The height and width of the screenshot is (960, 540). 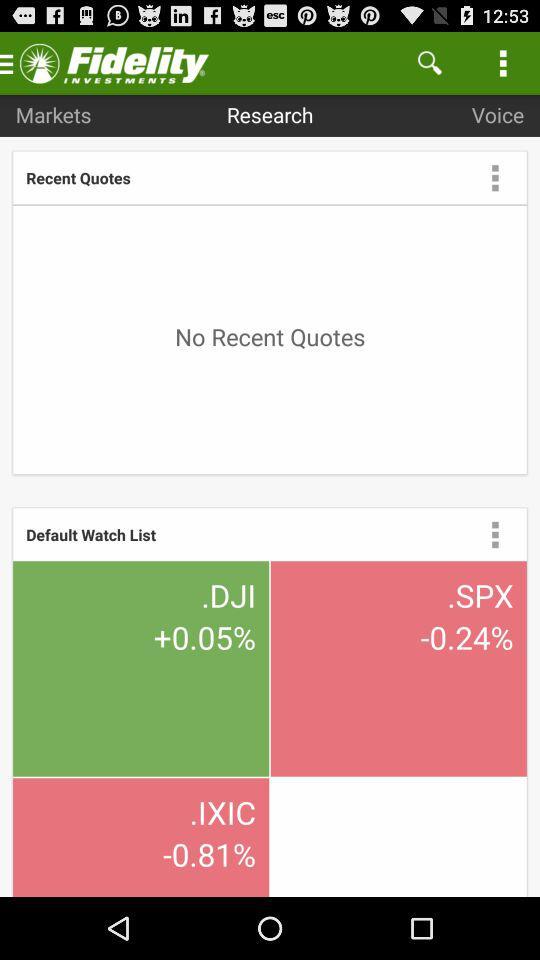 I want to click on the markets app, so click(x=53, y=114).